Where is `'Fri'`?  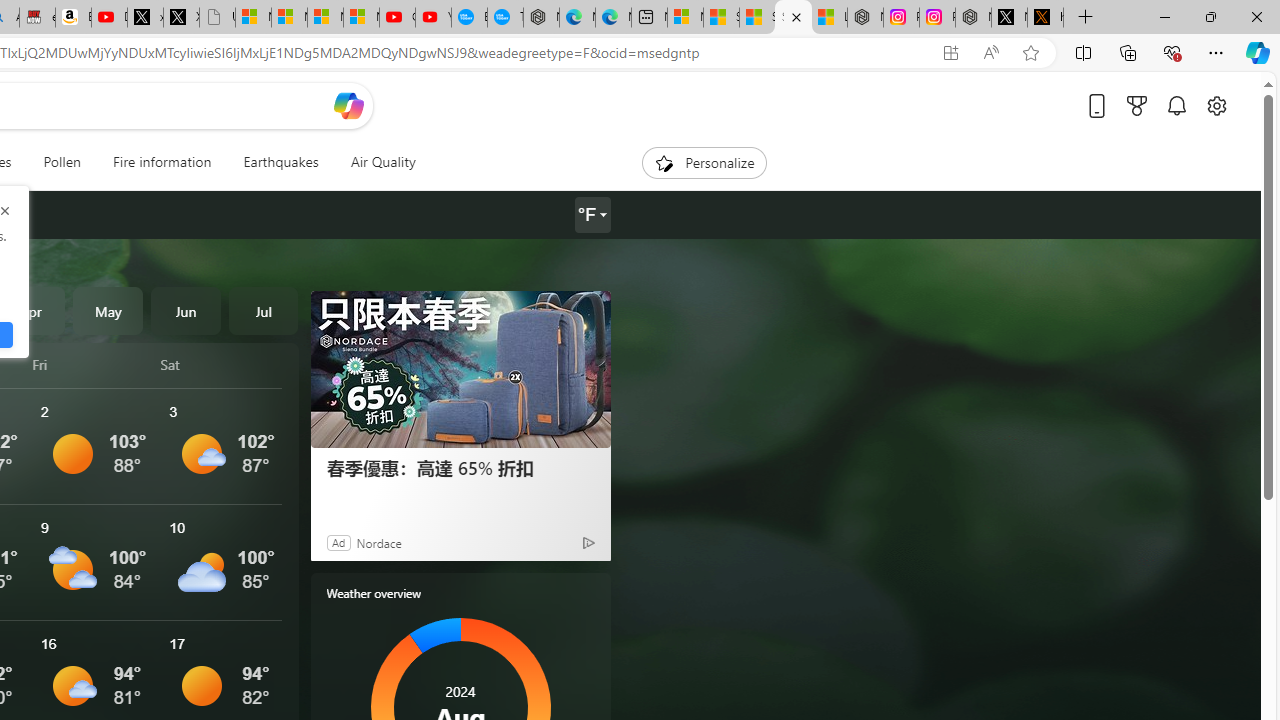
'Fri' is located at coordinates (92, 364).